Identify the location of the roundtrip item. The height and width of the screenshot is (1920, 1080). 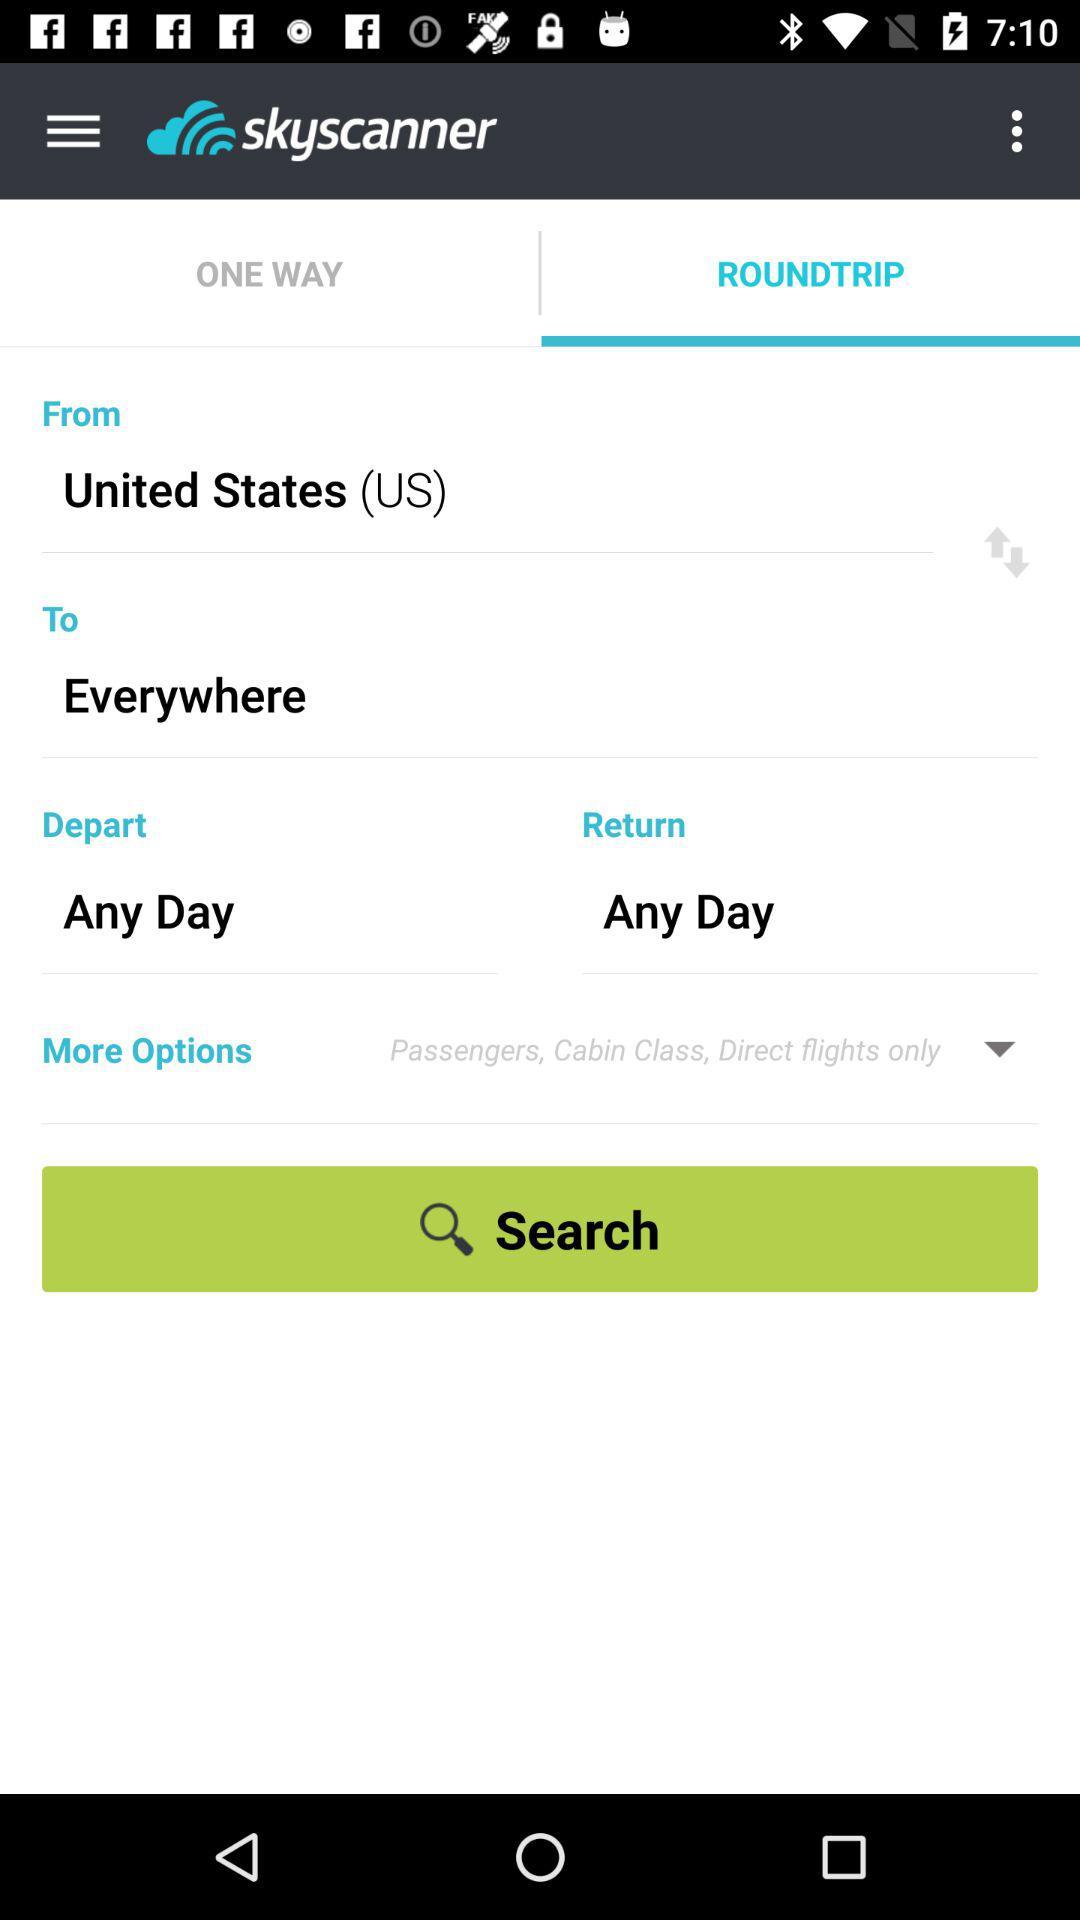
(810, 272).